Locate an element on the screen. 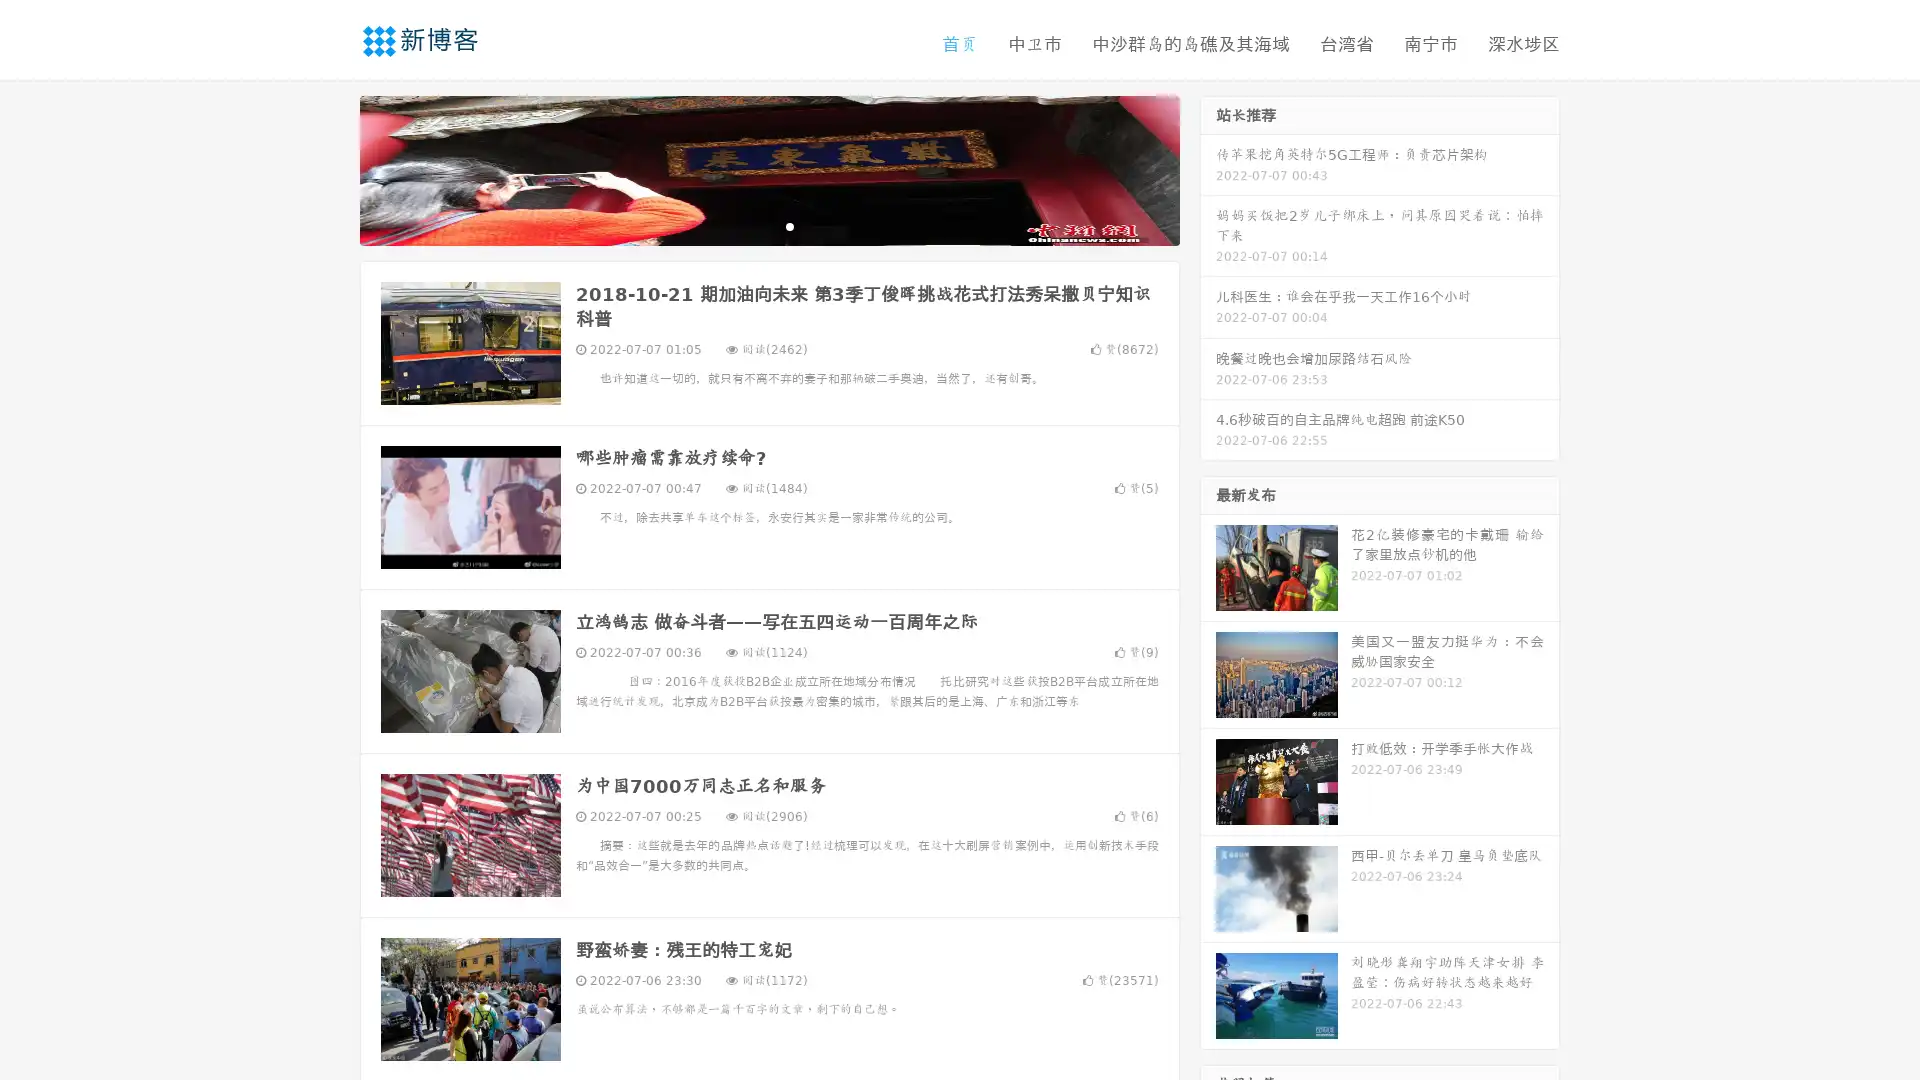 This screenshot has height=1080, width=1920. Go to slide 3 is located at coordinates (789, 225).